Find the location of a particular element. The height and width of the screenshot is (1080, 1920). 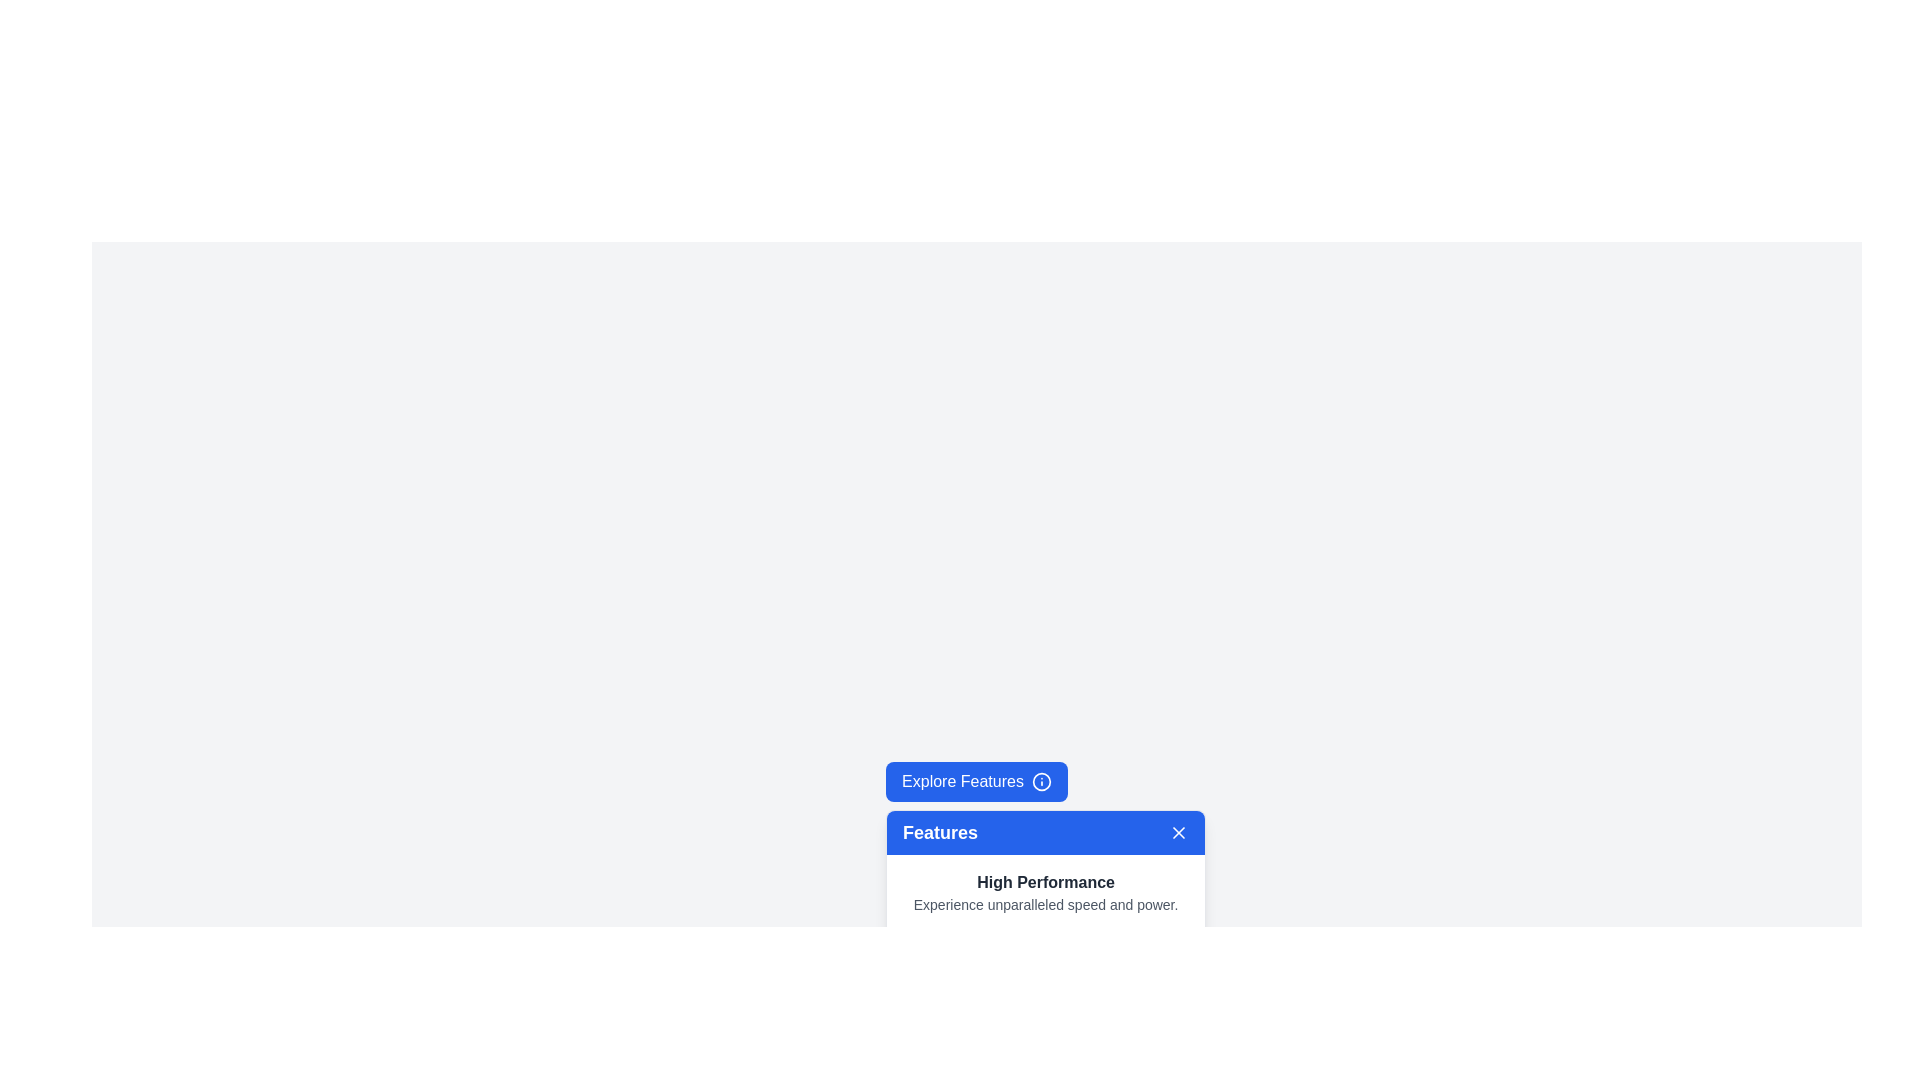

the close (X) button located in the top-right corner of the 'Features' section is located at coordinates (1179, 833).